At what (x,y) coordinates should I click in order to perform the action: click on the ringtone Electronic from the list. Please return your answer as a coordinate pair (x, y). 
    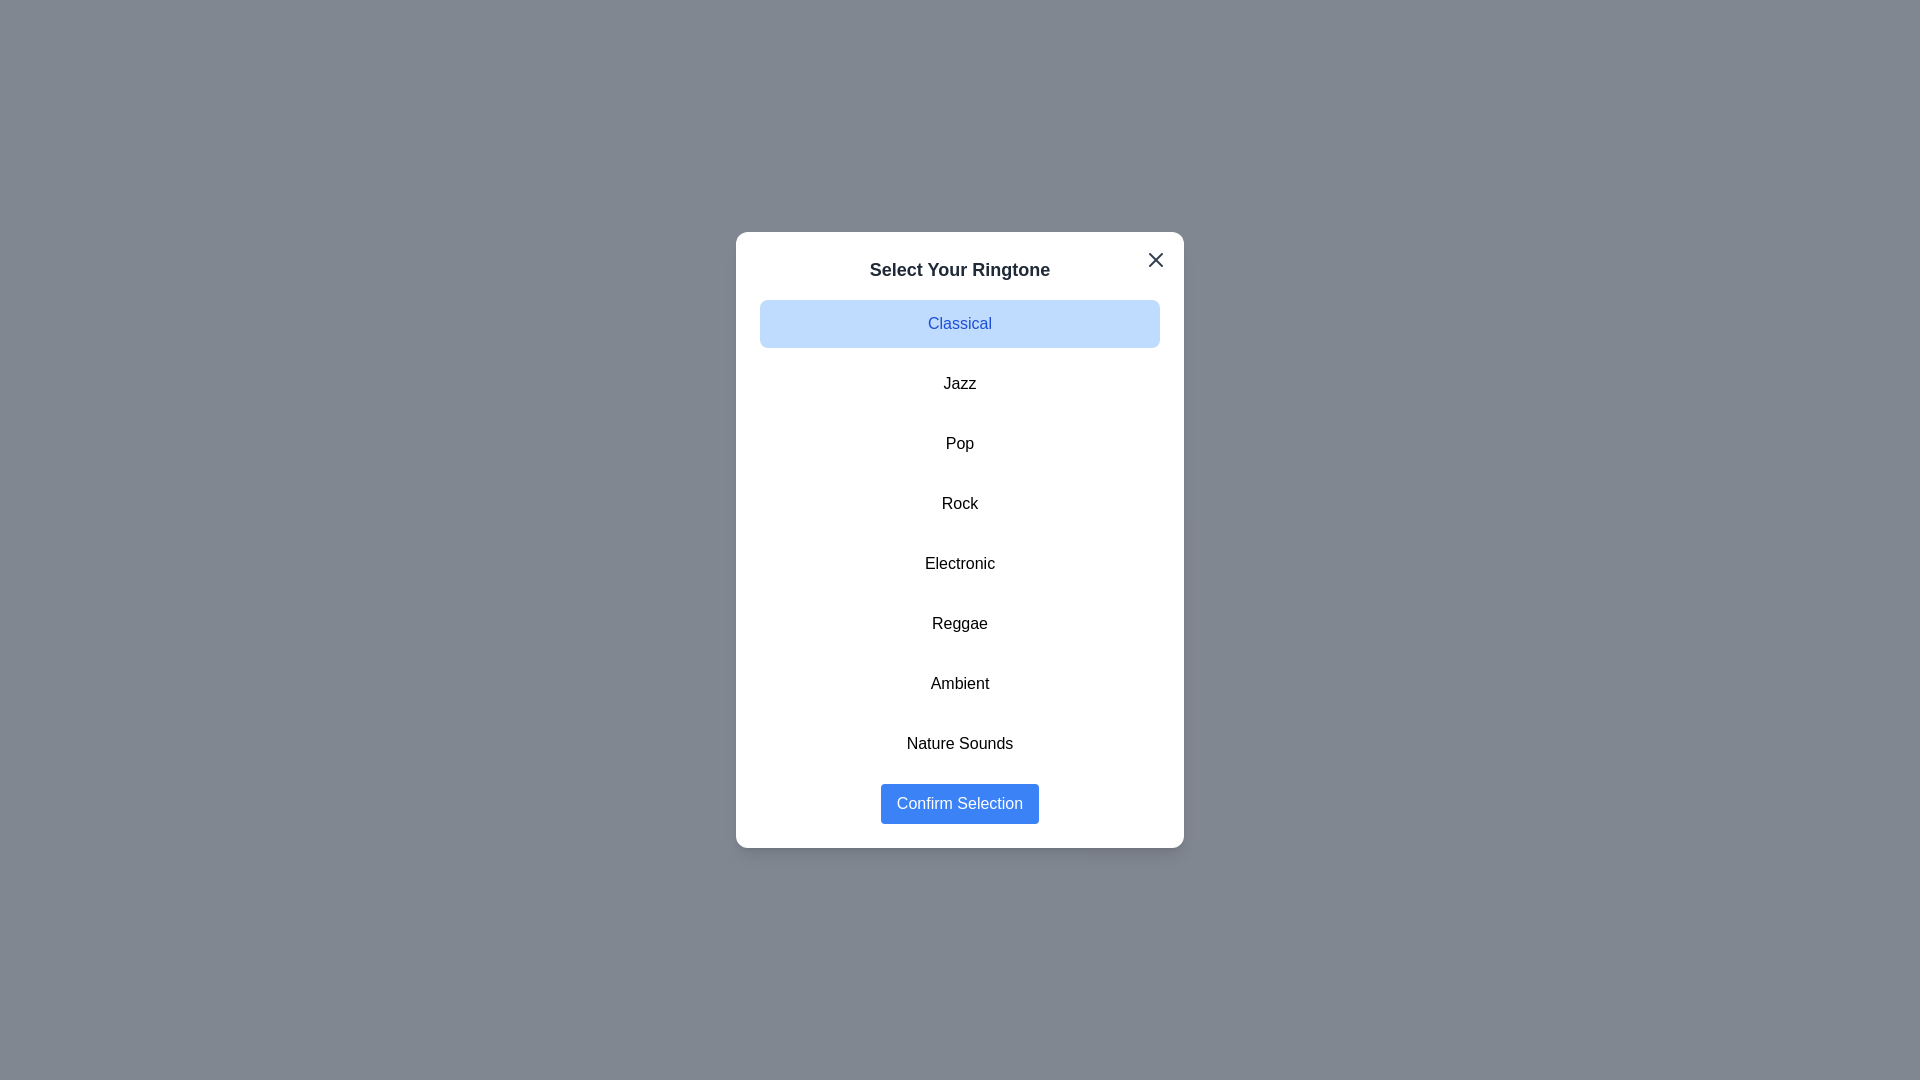
    Looking at the image, I should click on (960, 563).